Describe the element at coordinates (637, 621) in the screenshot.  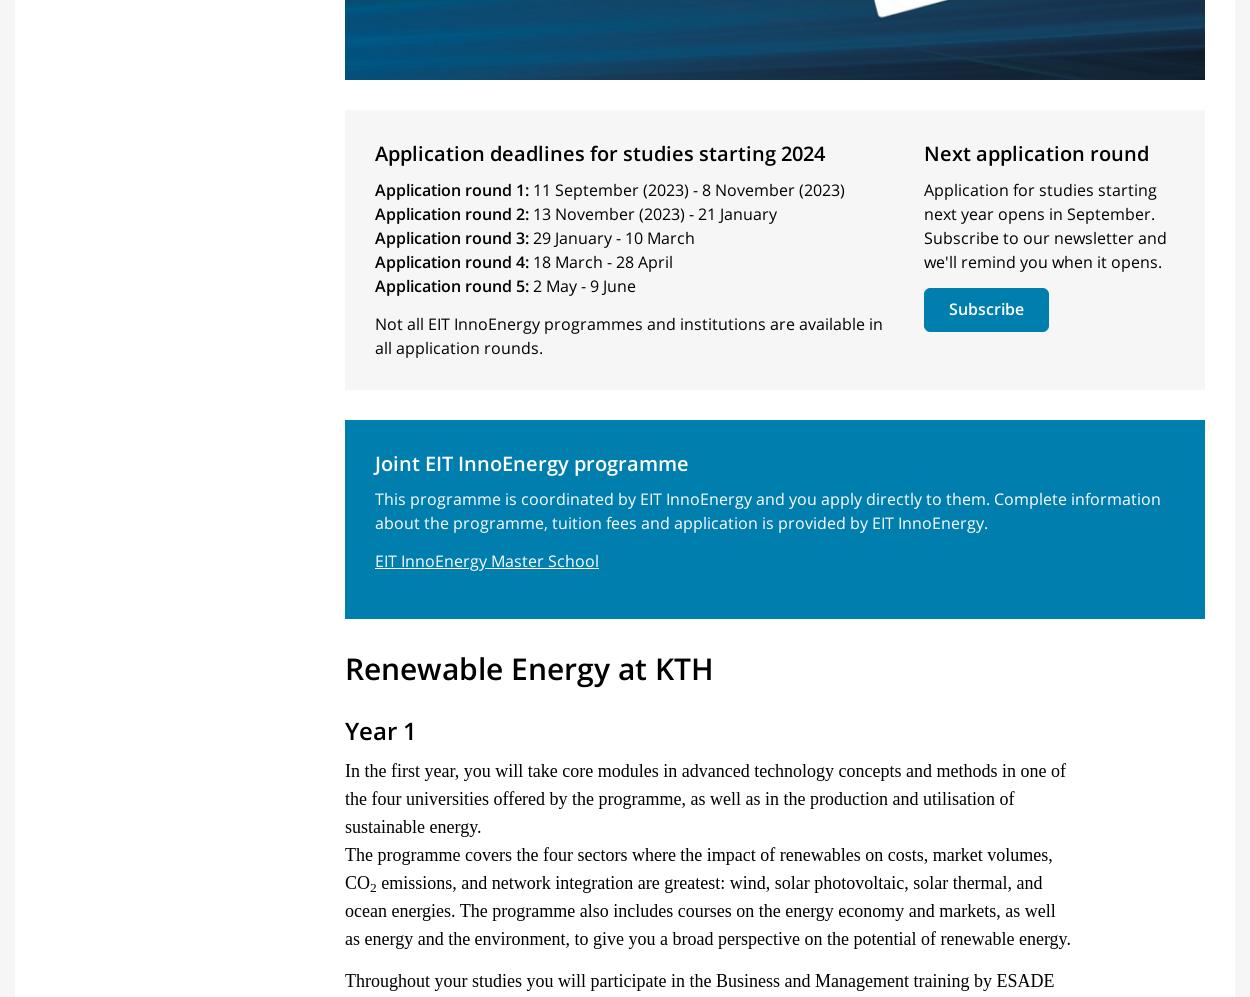
I see `'Course and programme directory'` at that location.